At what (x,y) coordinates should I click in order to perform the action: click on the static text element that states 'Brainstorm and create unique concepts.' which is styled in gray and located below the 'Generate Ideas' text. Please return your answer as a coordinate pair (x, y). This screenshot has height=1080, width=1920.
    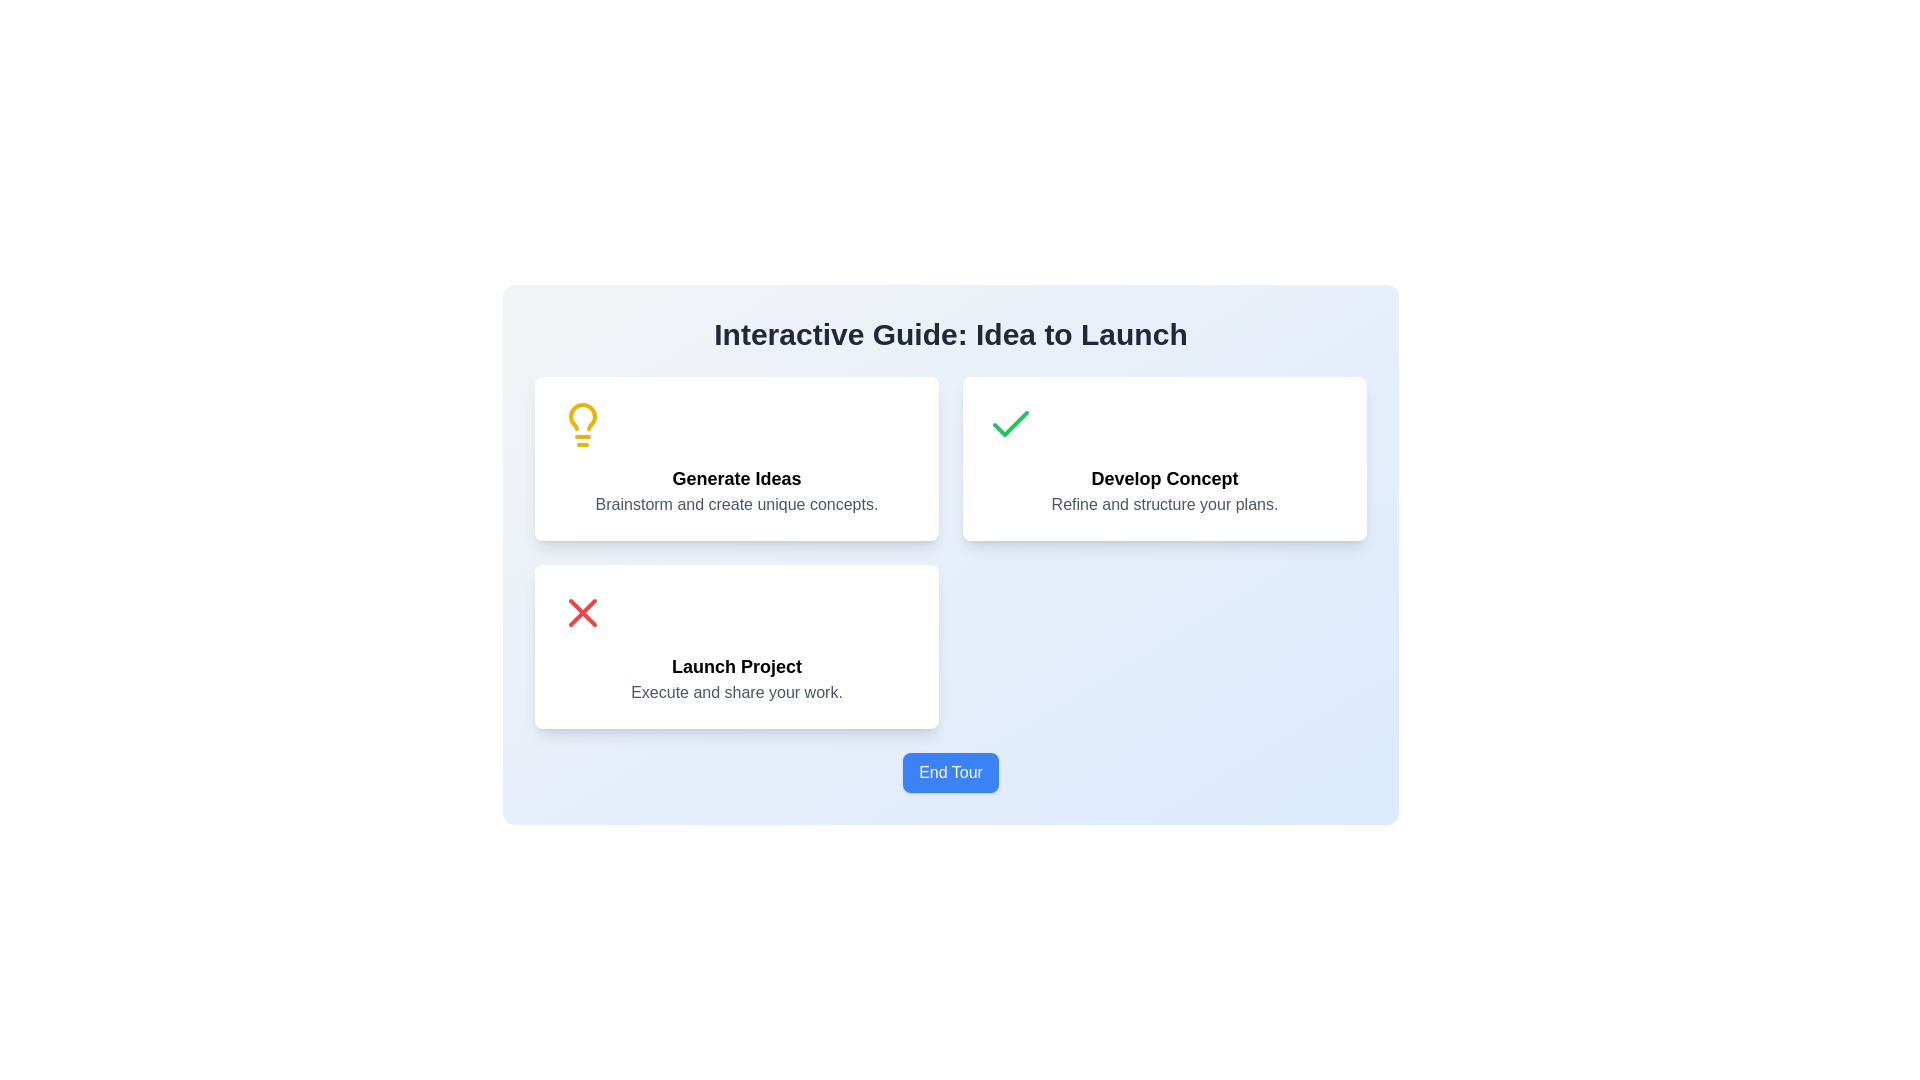
    Looking at the image, I should click on (736, 504).